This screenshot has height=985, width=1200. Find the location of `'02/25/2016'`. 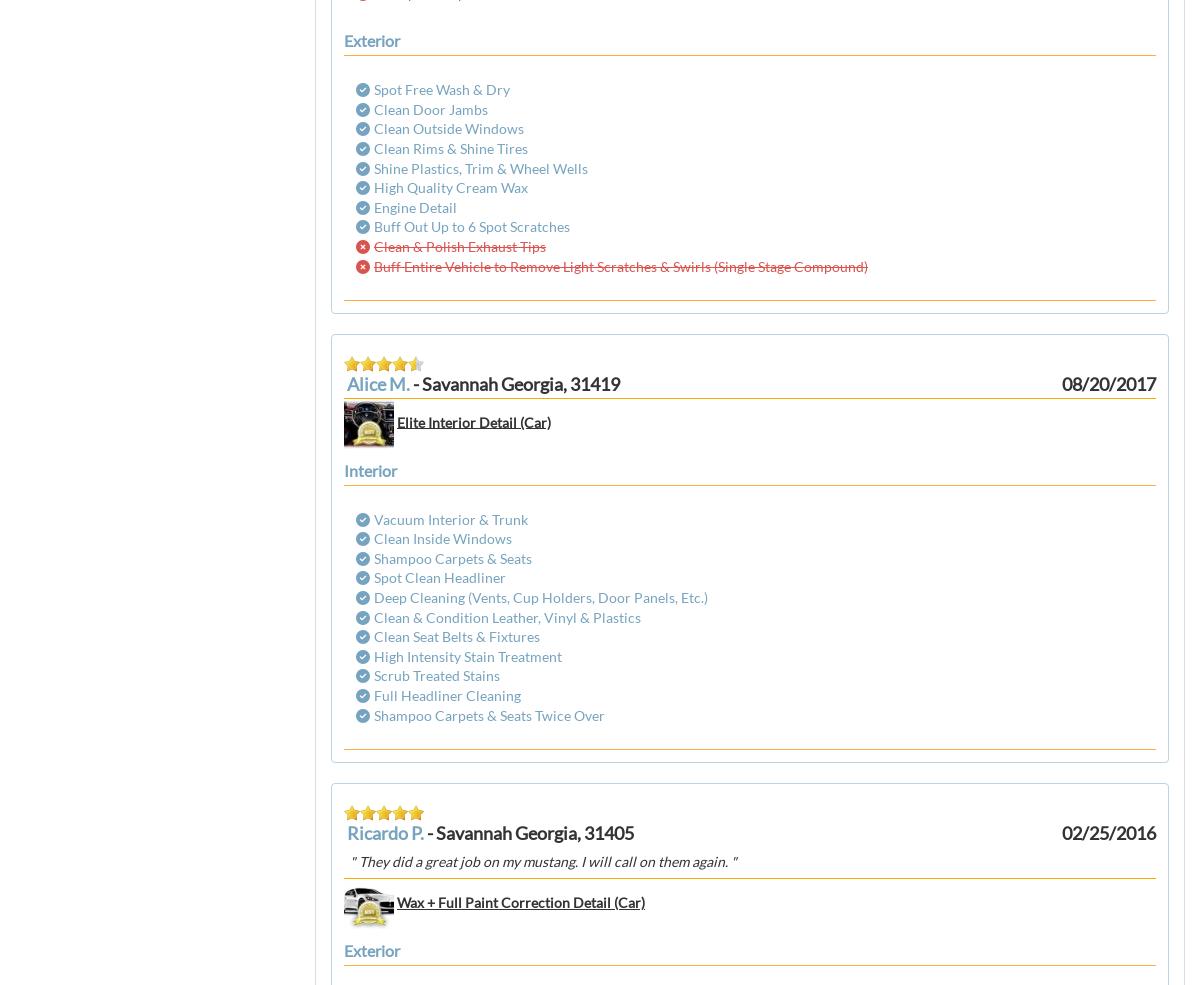

'02/25/2016' is located at coordinates (1108, 832).